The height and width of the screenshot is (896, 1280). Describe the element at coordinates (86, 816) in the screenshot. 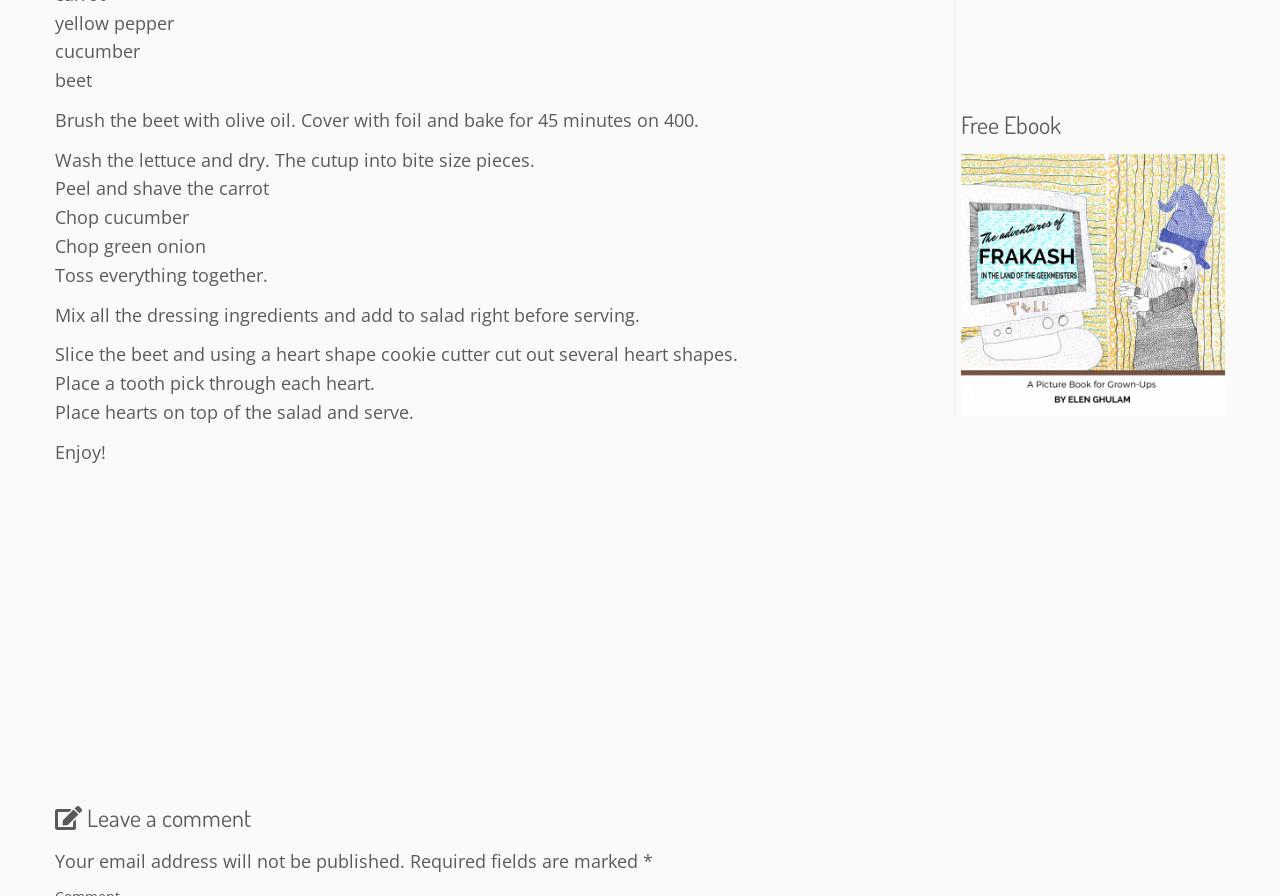

I see `'Leave a comment'` at that location.